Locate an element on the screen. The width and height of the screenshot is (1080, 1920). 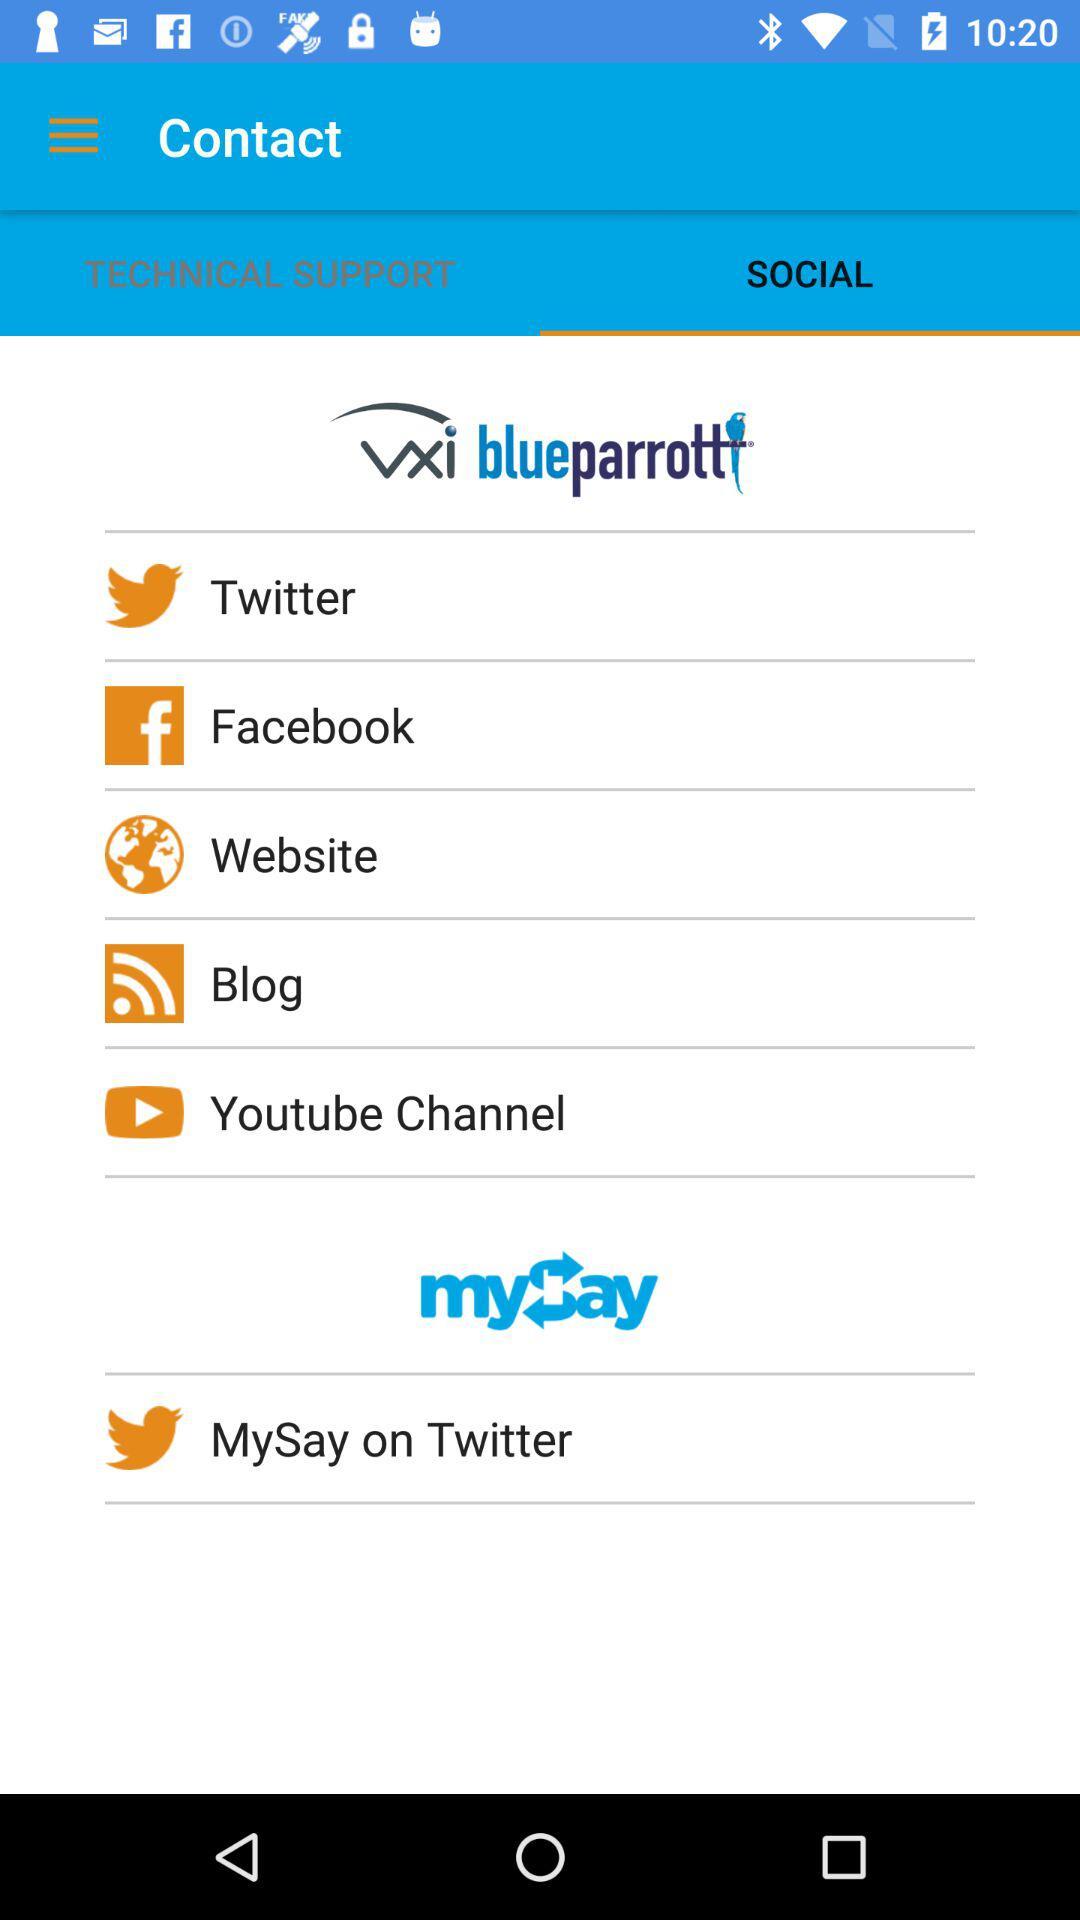
the youtube channel icon is located at coordinates (401, 1110).